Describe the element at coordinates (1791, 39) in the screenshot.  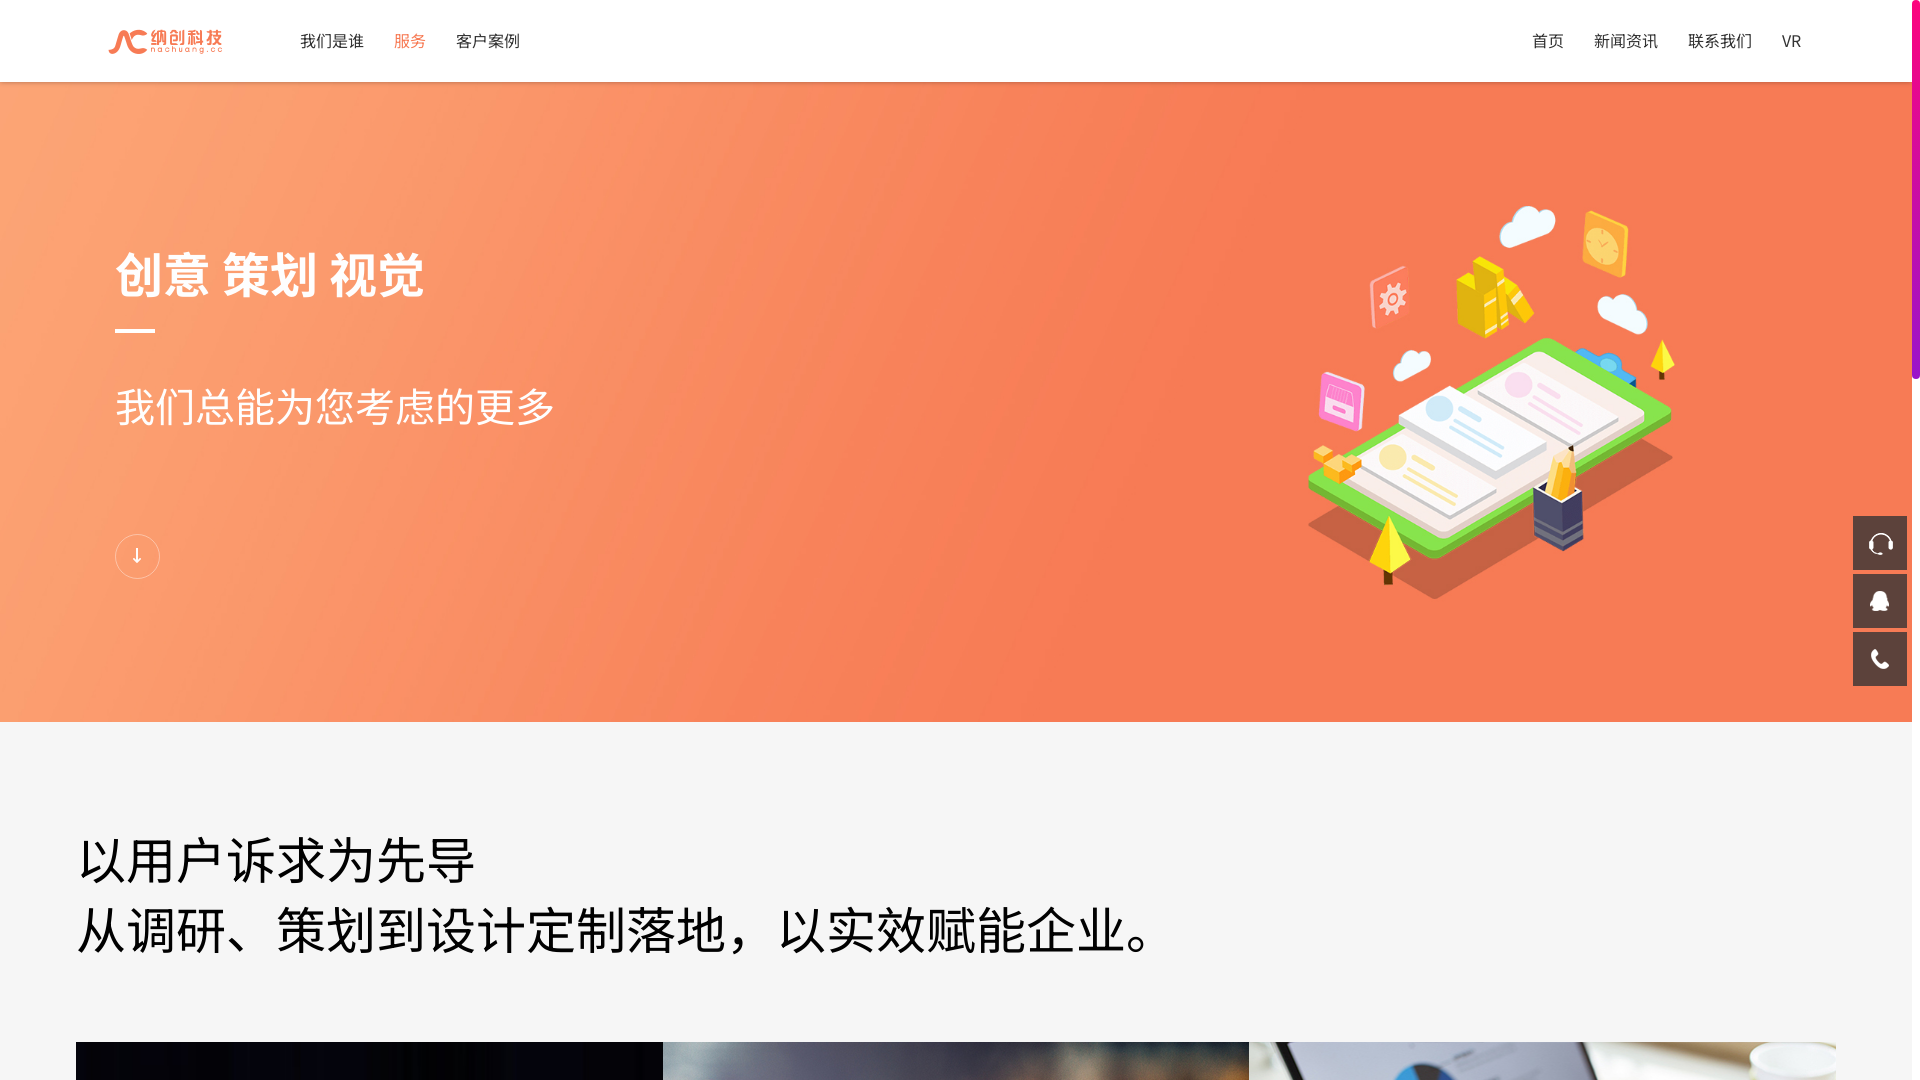
I see `'VR'` at that location.